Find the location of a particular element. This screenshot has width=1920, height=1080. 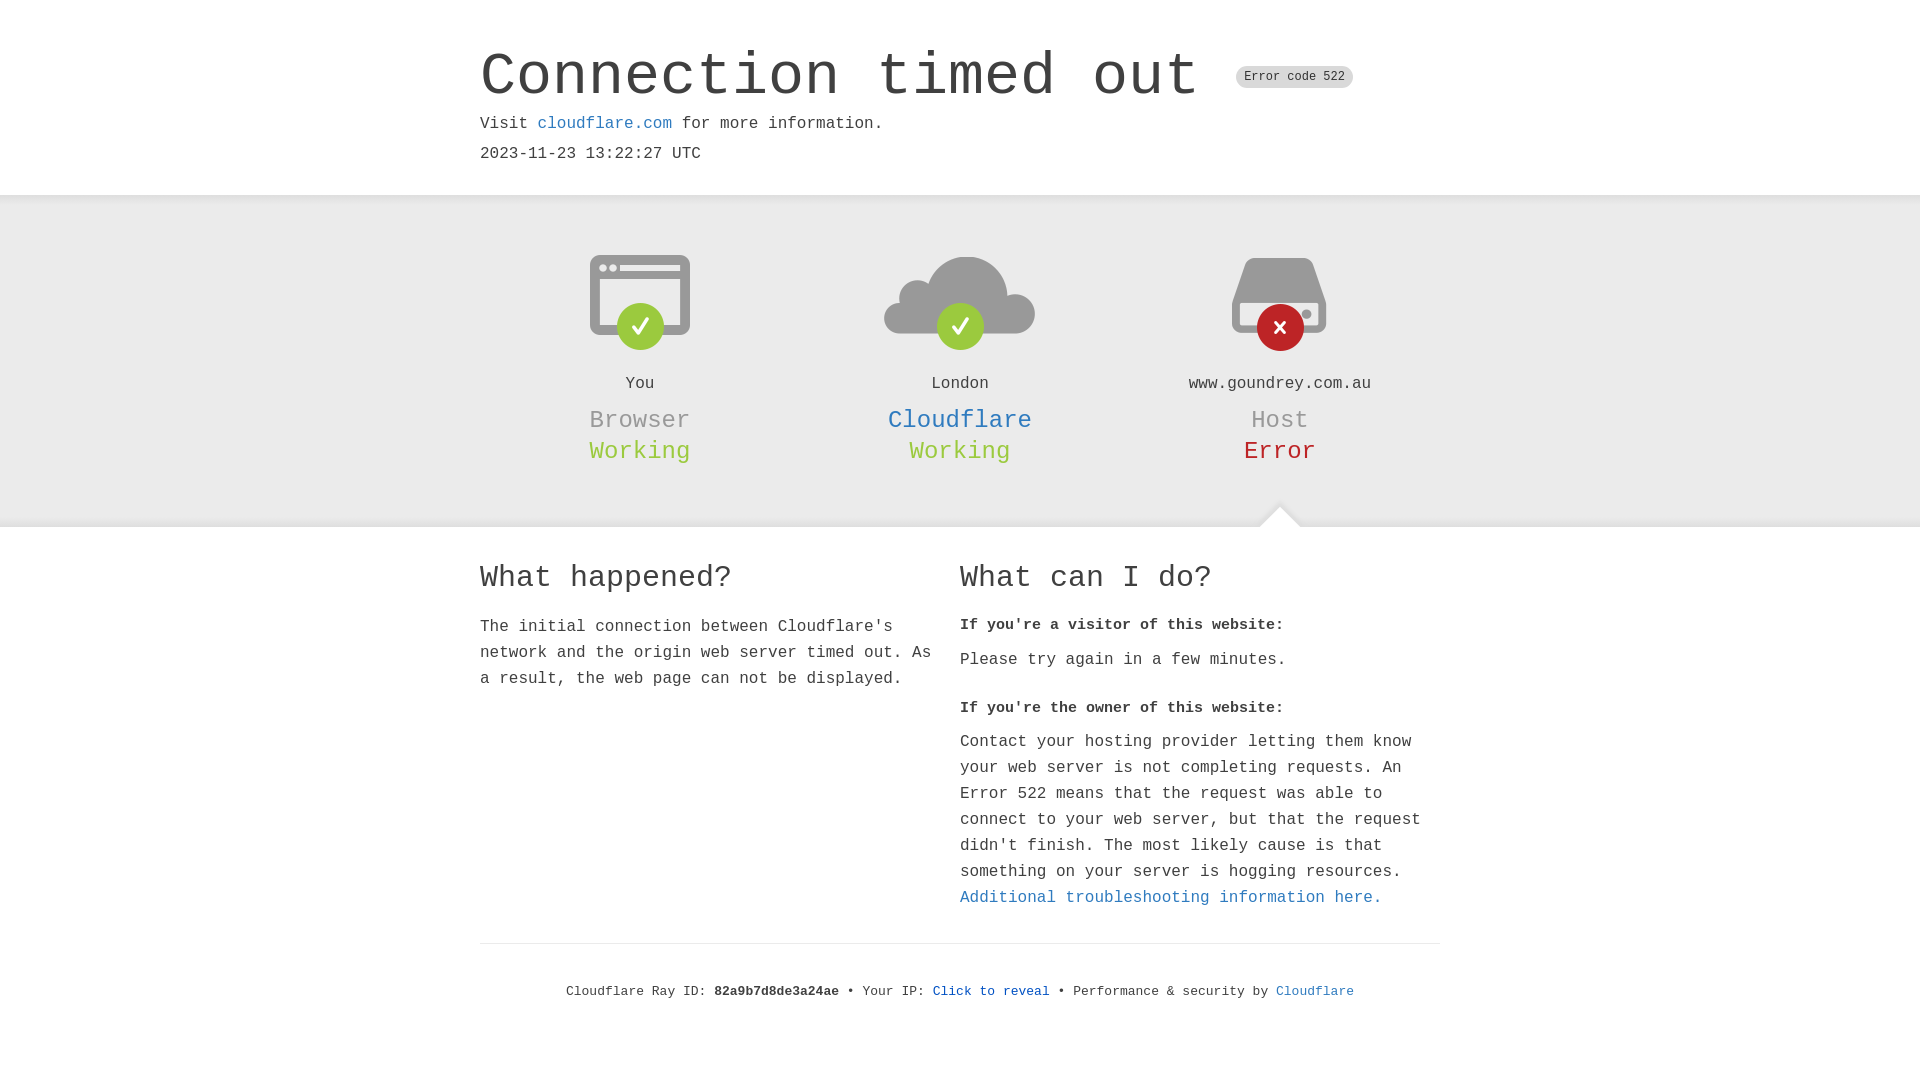

'Additional troubleshooting information here.' is located at coordinates (1171, 897).